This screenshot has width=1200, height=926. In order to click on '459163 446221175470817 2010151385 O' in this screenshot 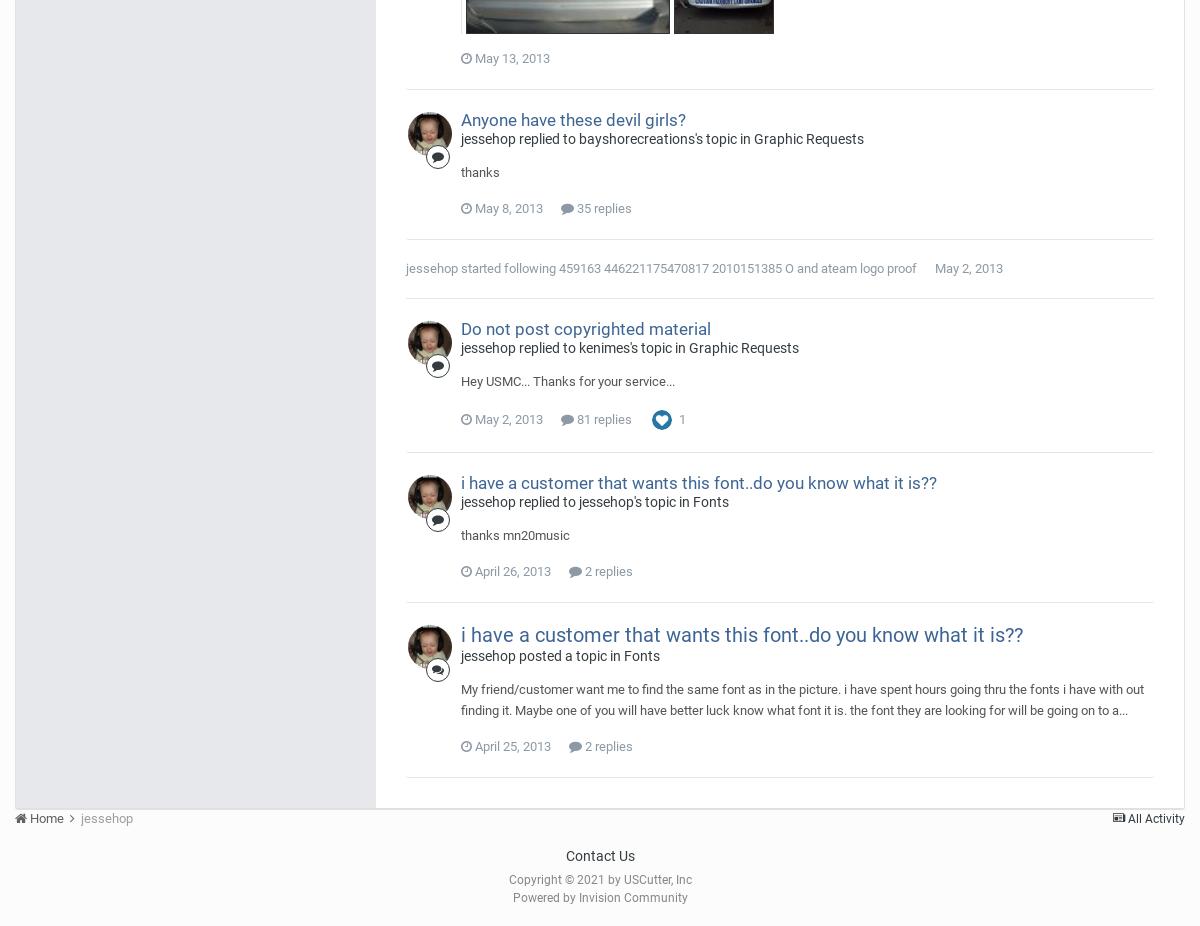, I will do `click(676, 267)`.